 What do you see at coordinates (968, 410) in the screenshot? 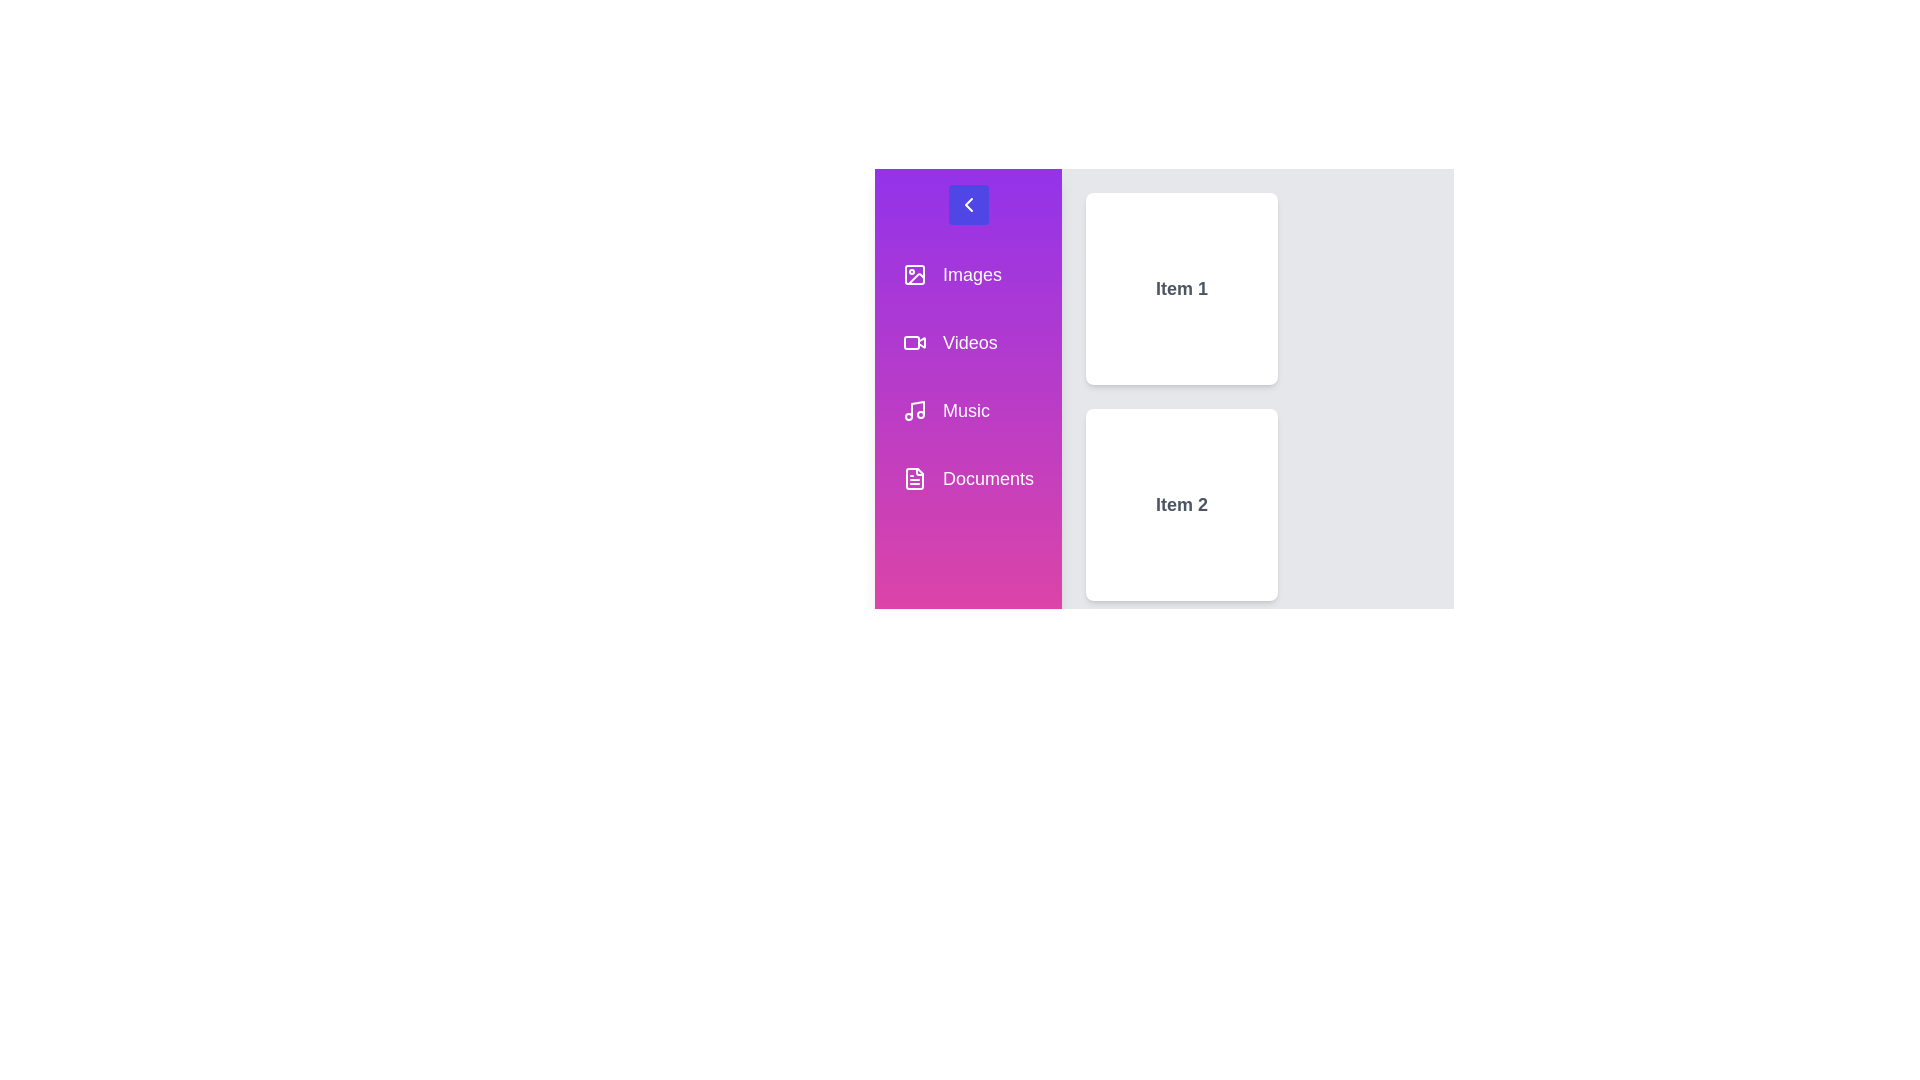
I see `the sidebar menu item labeled Music` at bounding box center [968, 410].